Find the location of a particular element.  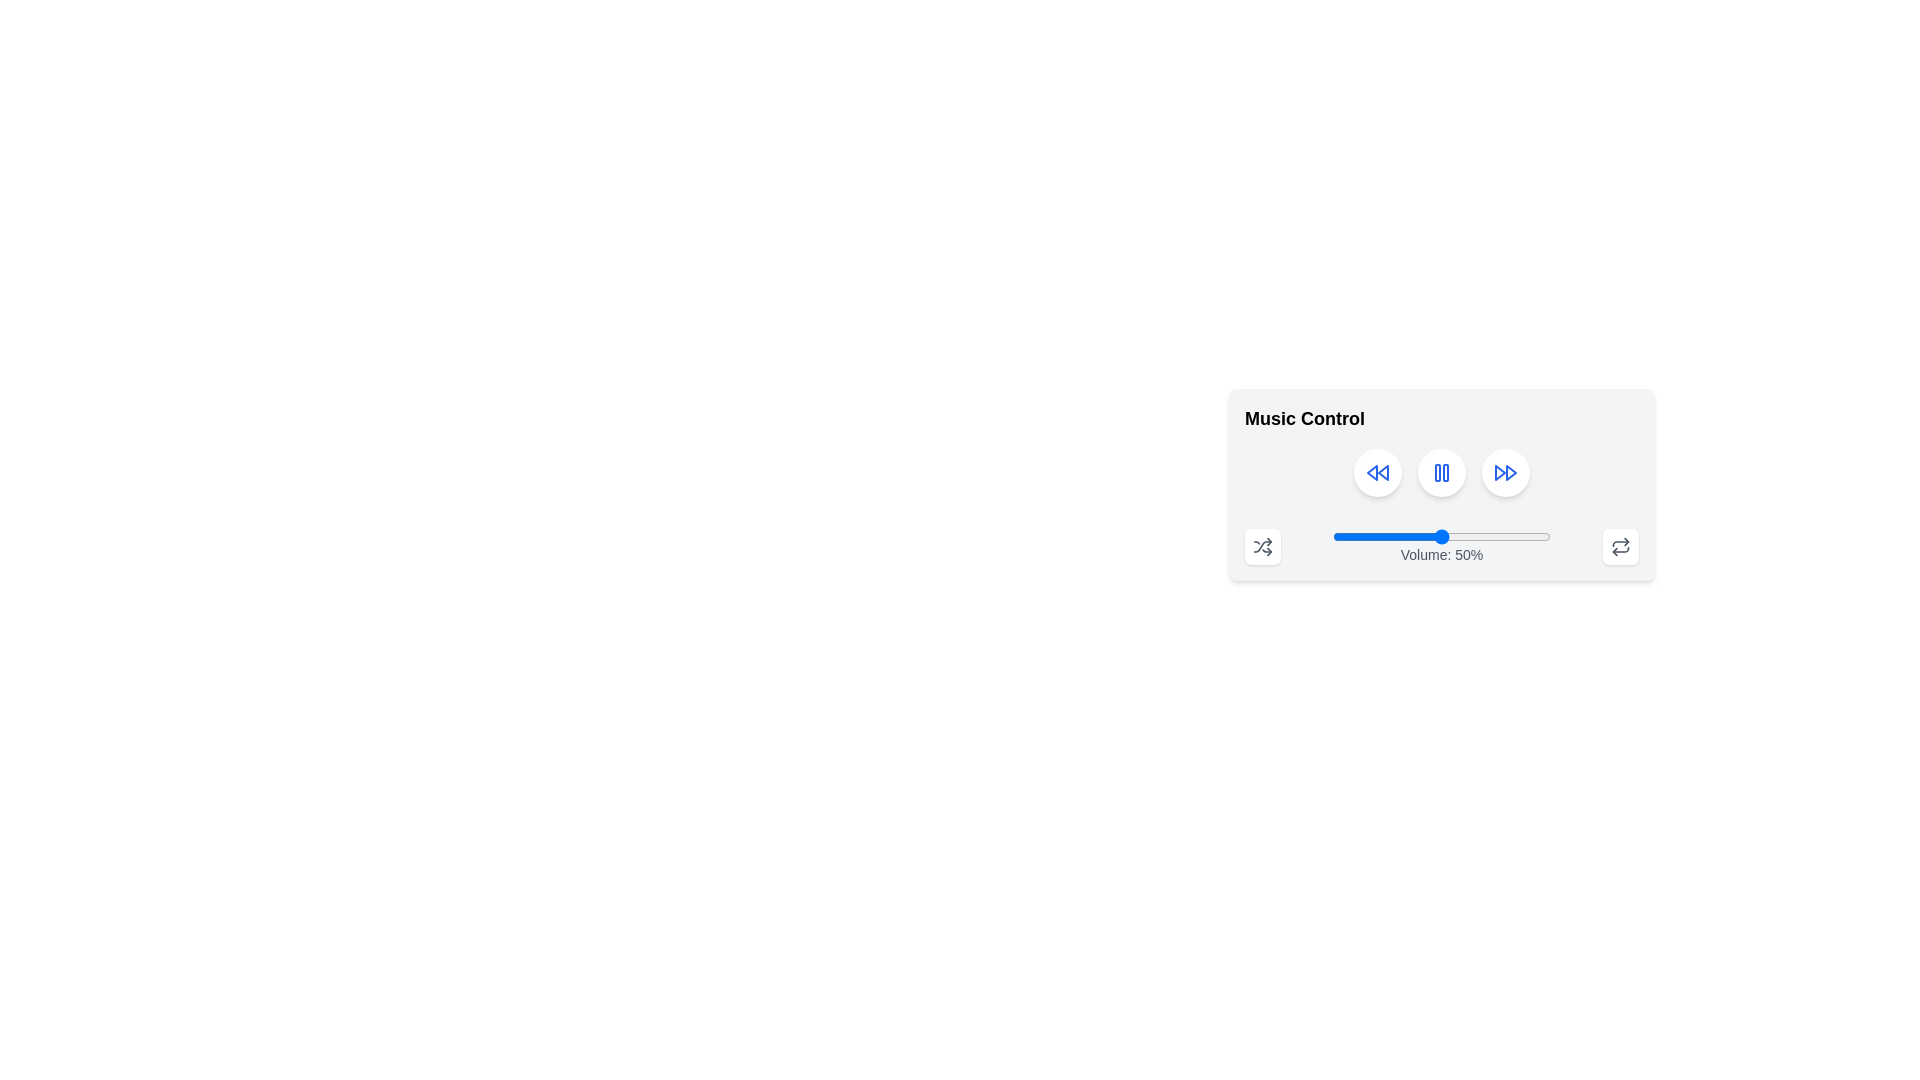

volume is located at coordinates (1448, 535).